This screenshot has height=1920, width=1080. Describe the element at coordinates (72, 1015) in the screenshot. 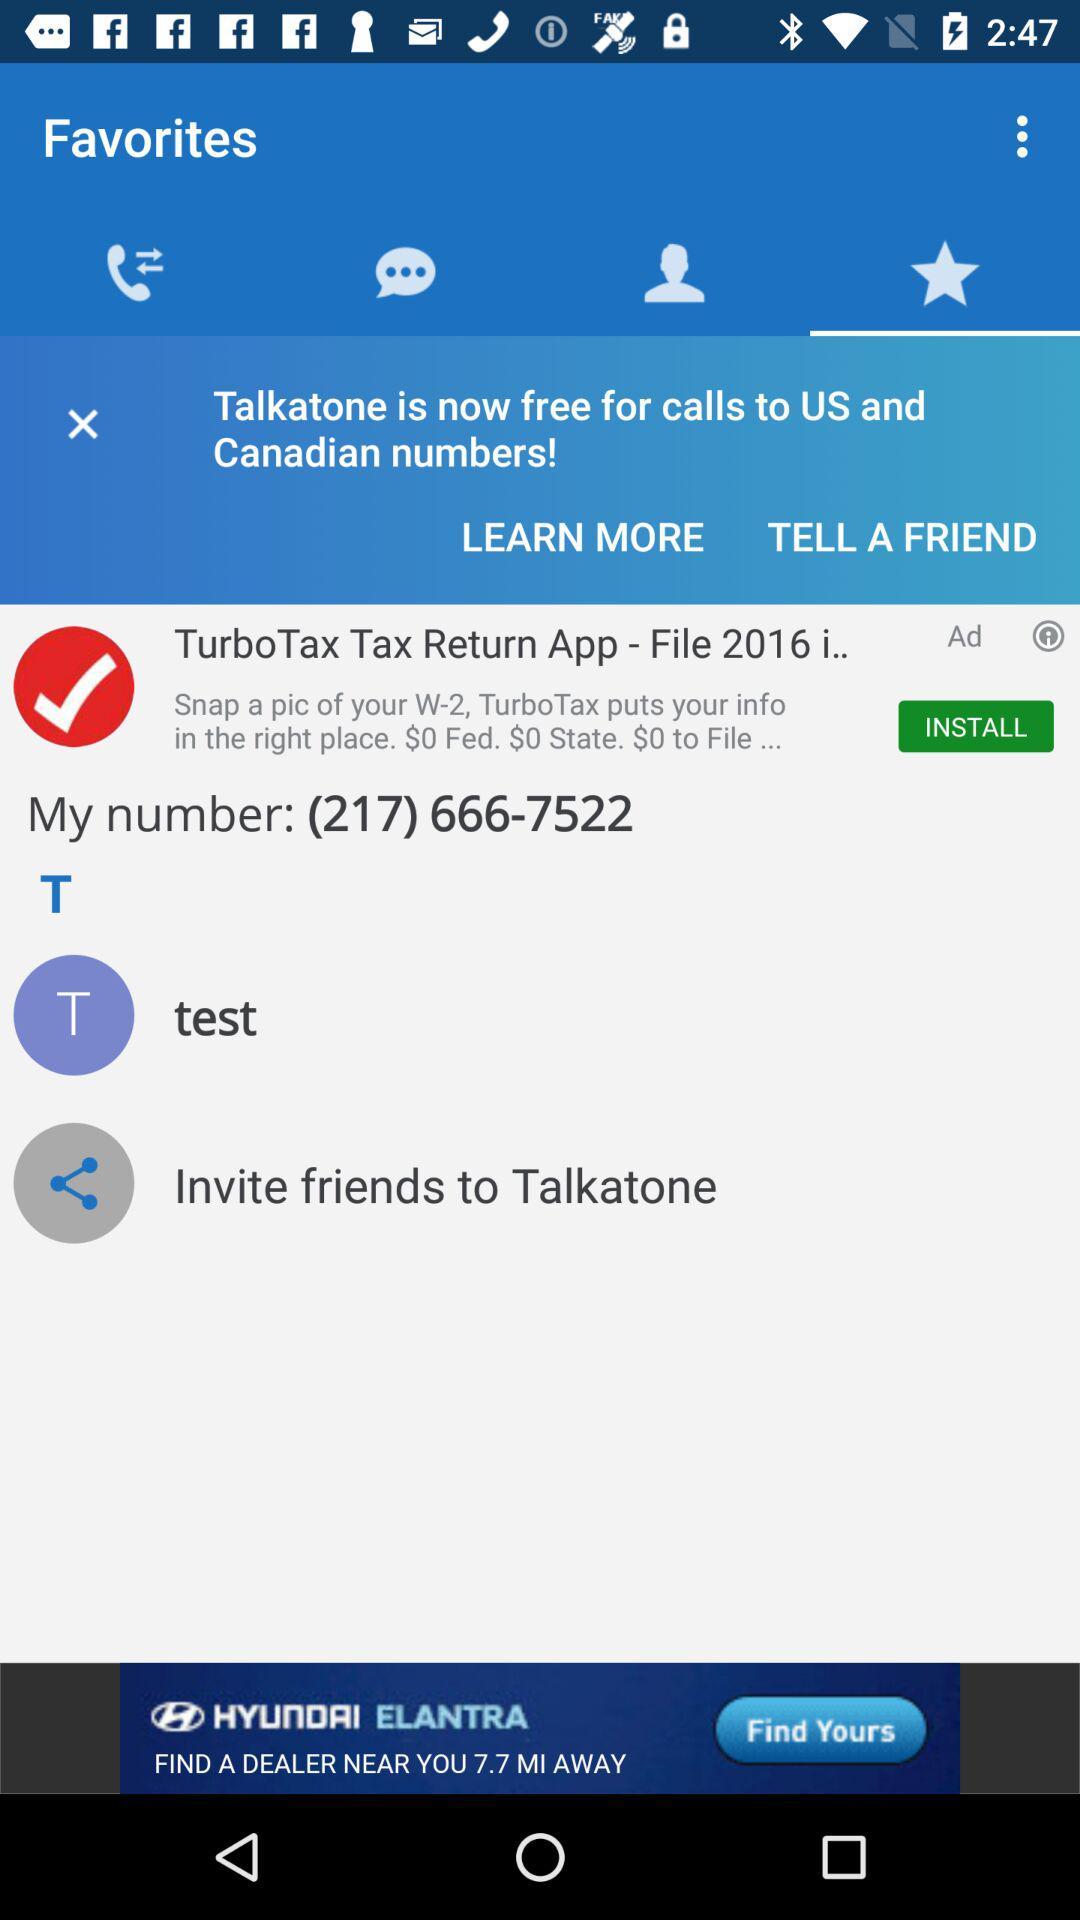

I see `contact icon` at that location.